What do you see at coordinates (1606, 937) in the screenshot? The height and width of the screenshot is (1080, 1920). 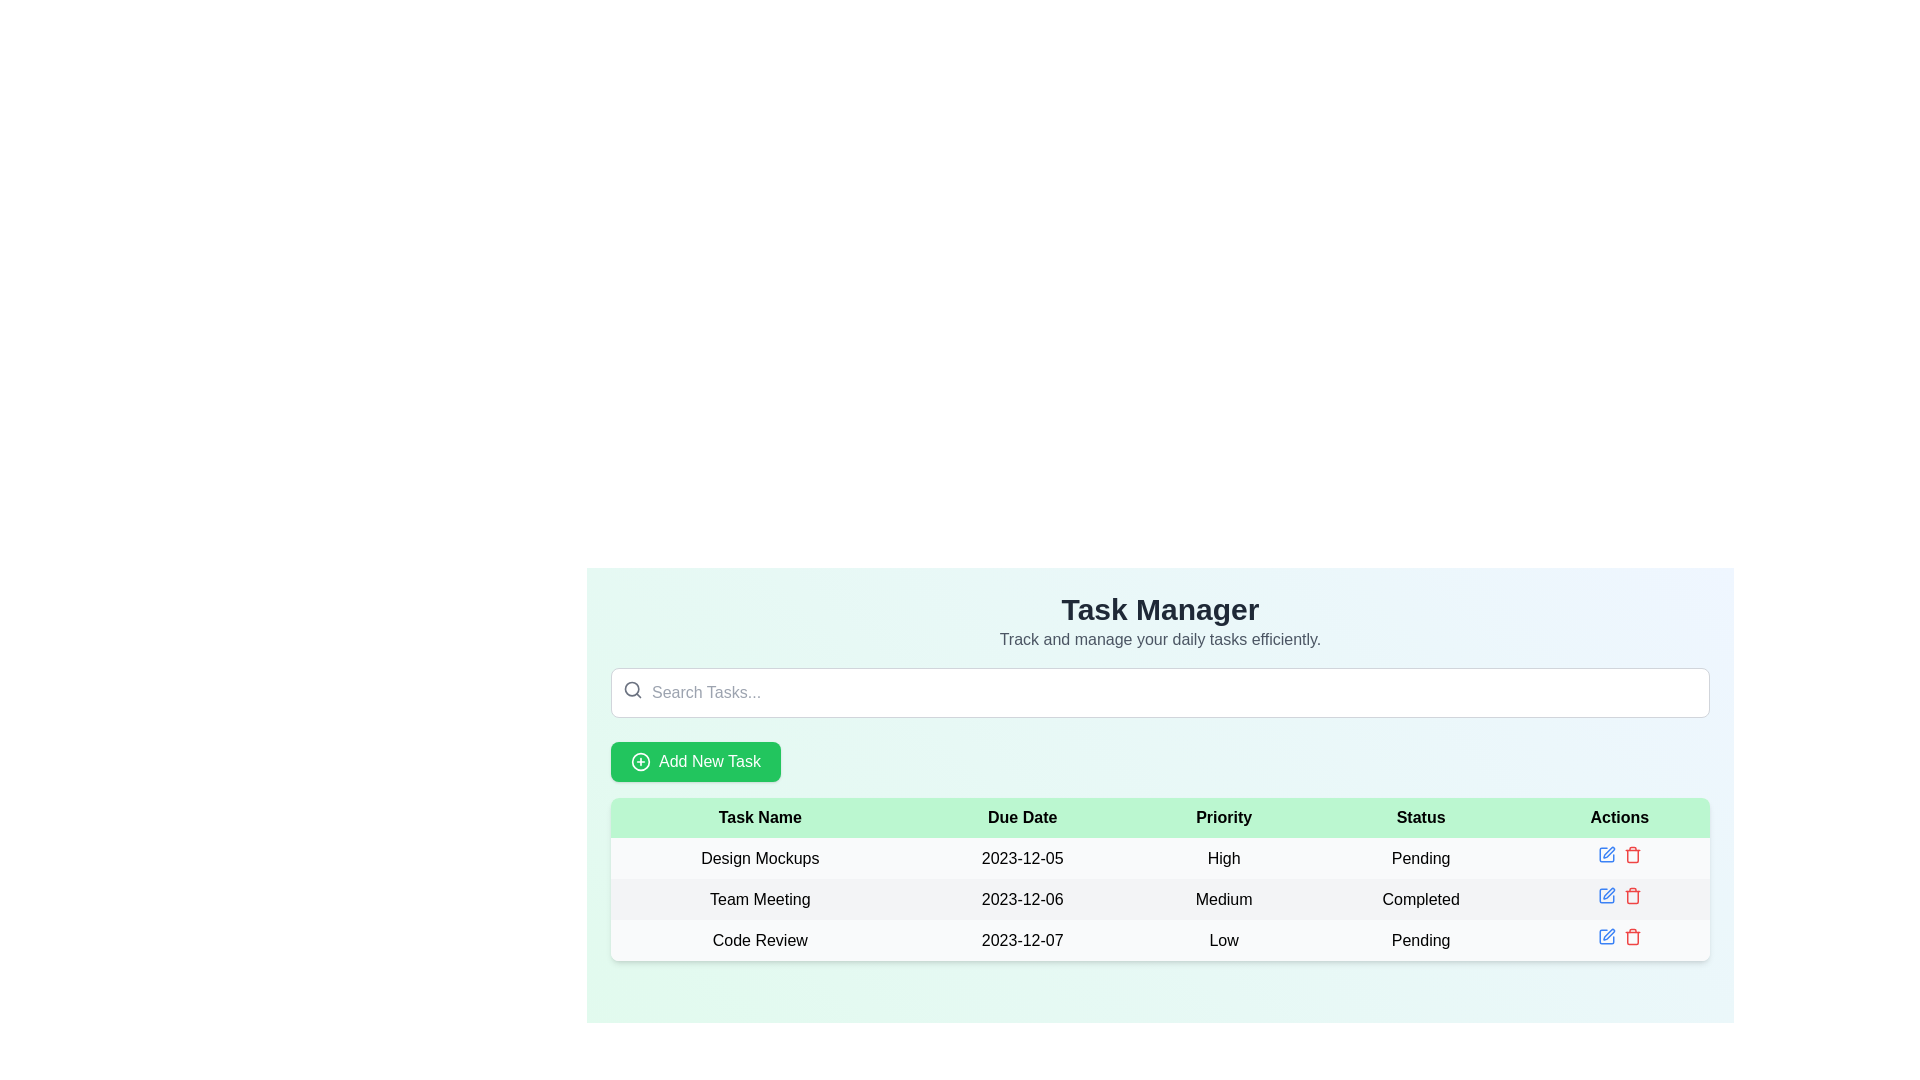 I see `the blue icon with a pen inside, located in the 'Actions' column of the 'Code Review' row` at bounding box center [1606, 937].